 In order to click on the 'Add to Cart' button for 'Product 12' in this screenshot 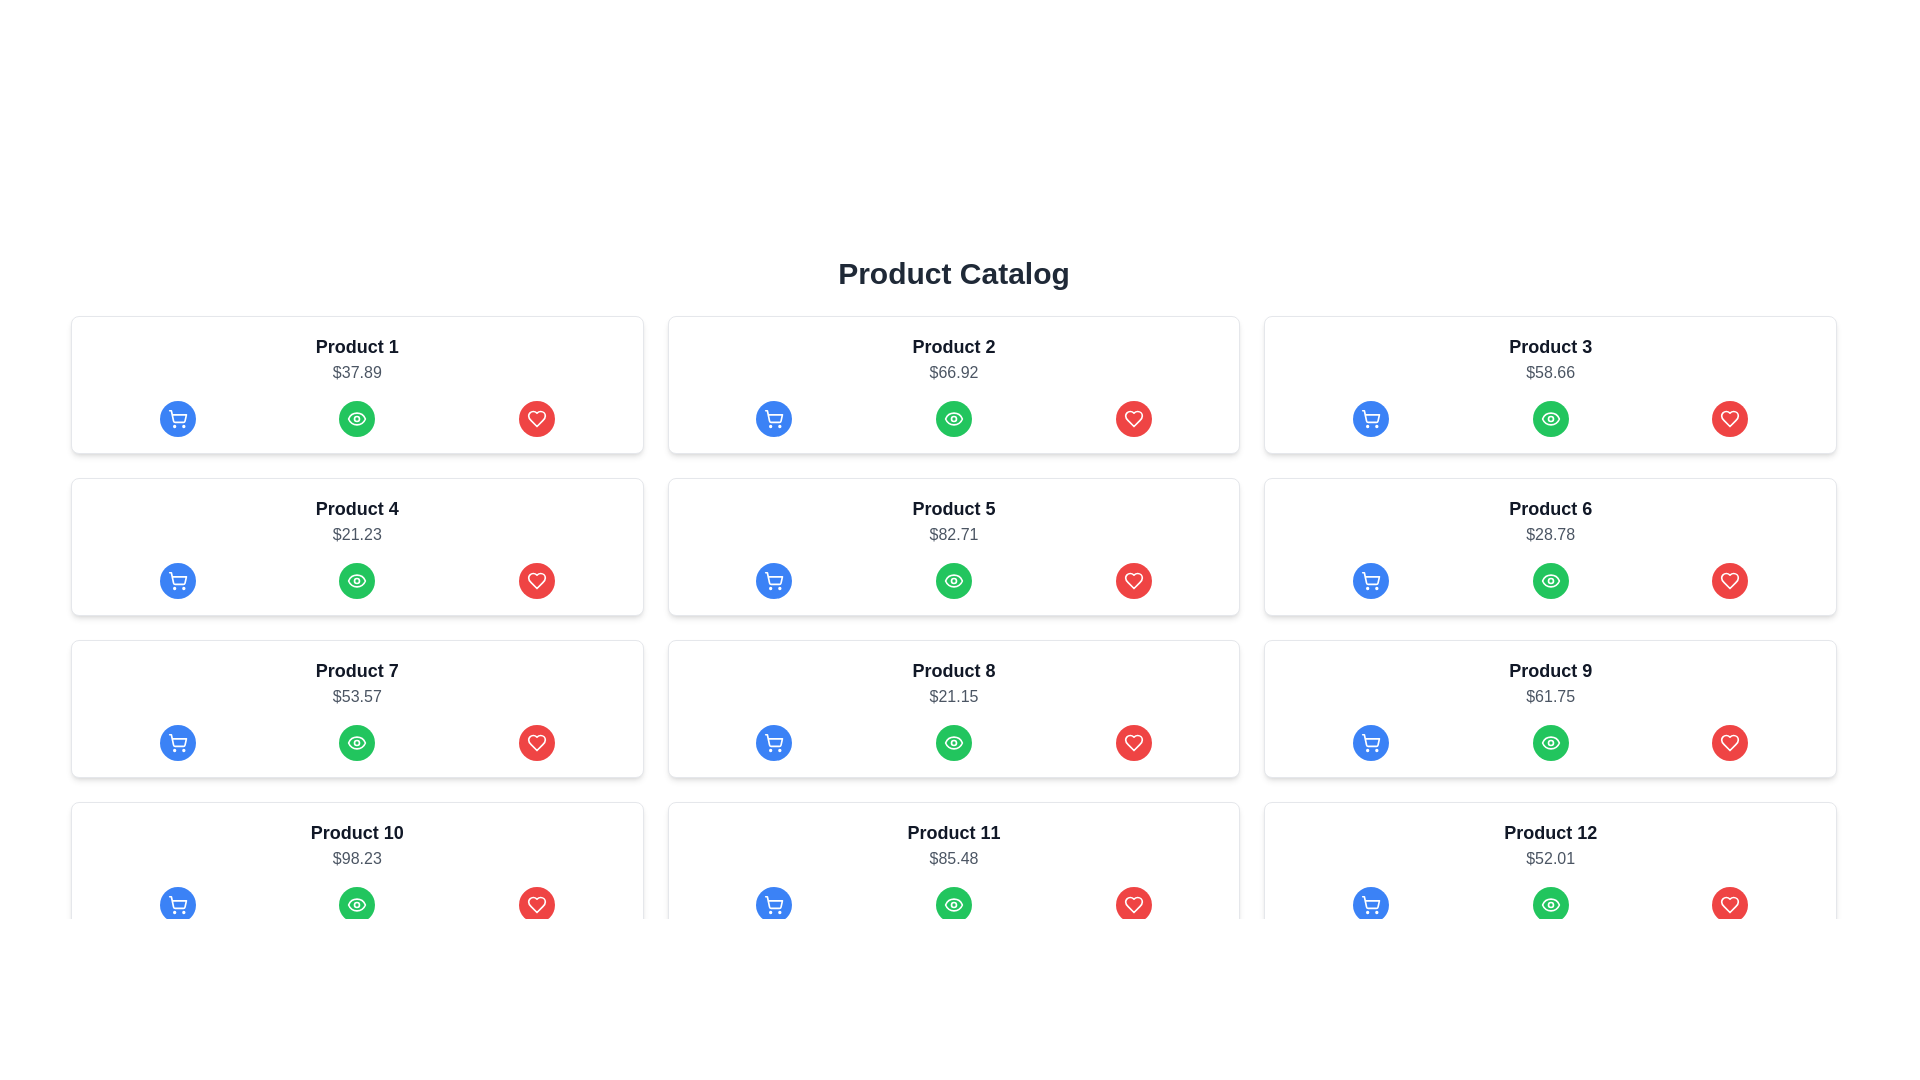, I will do `click(1370, 905)`.